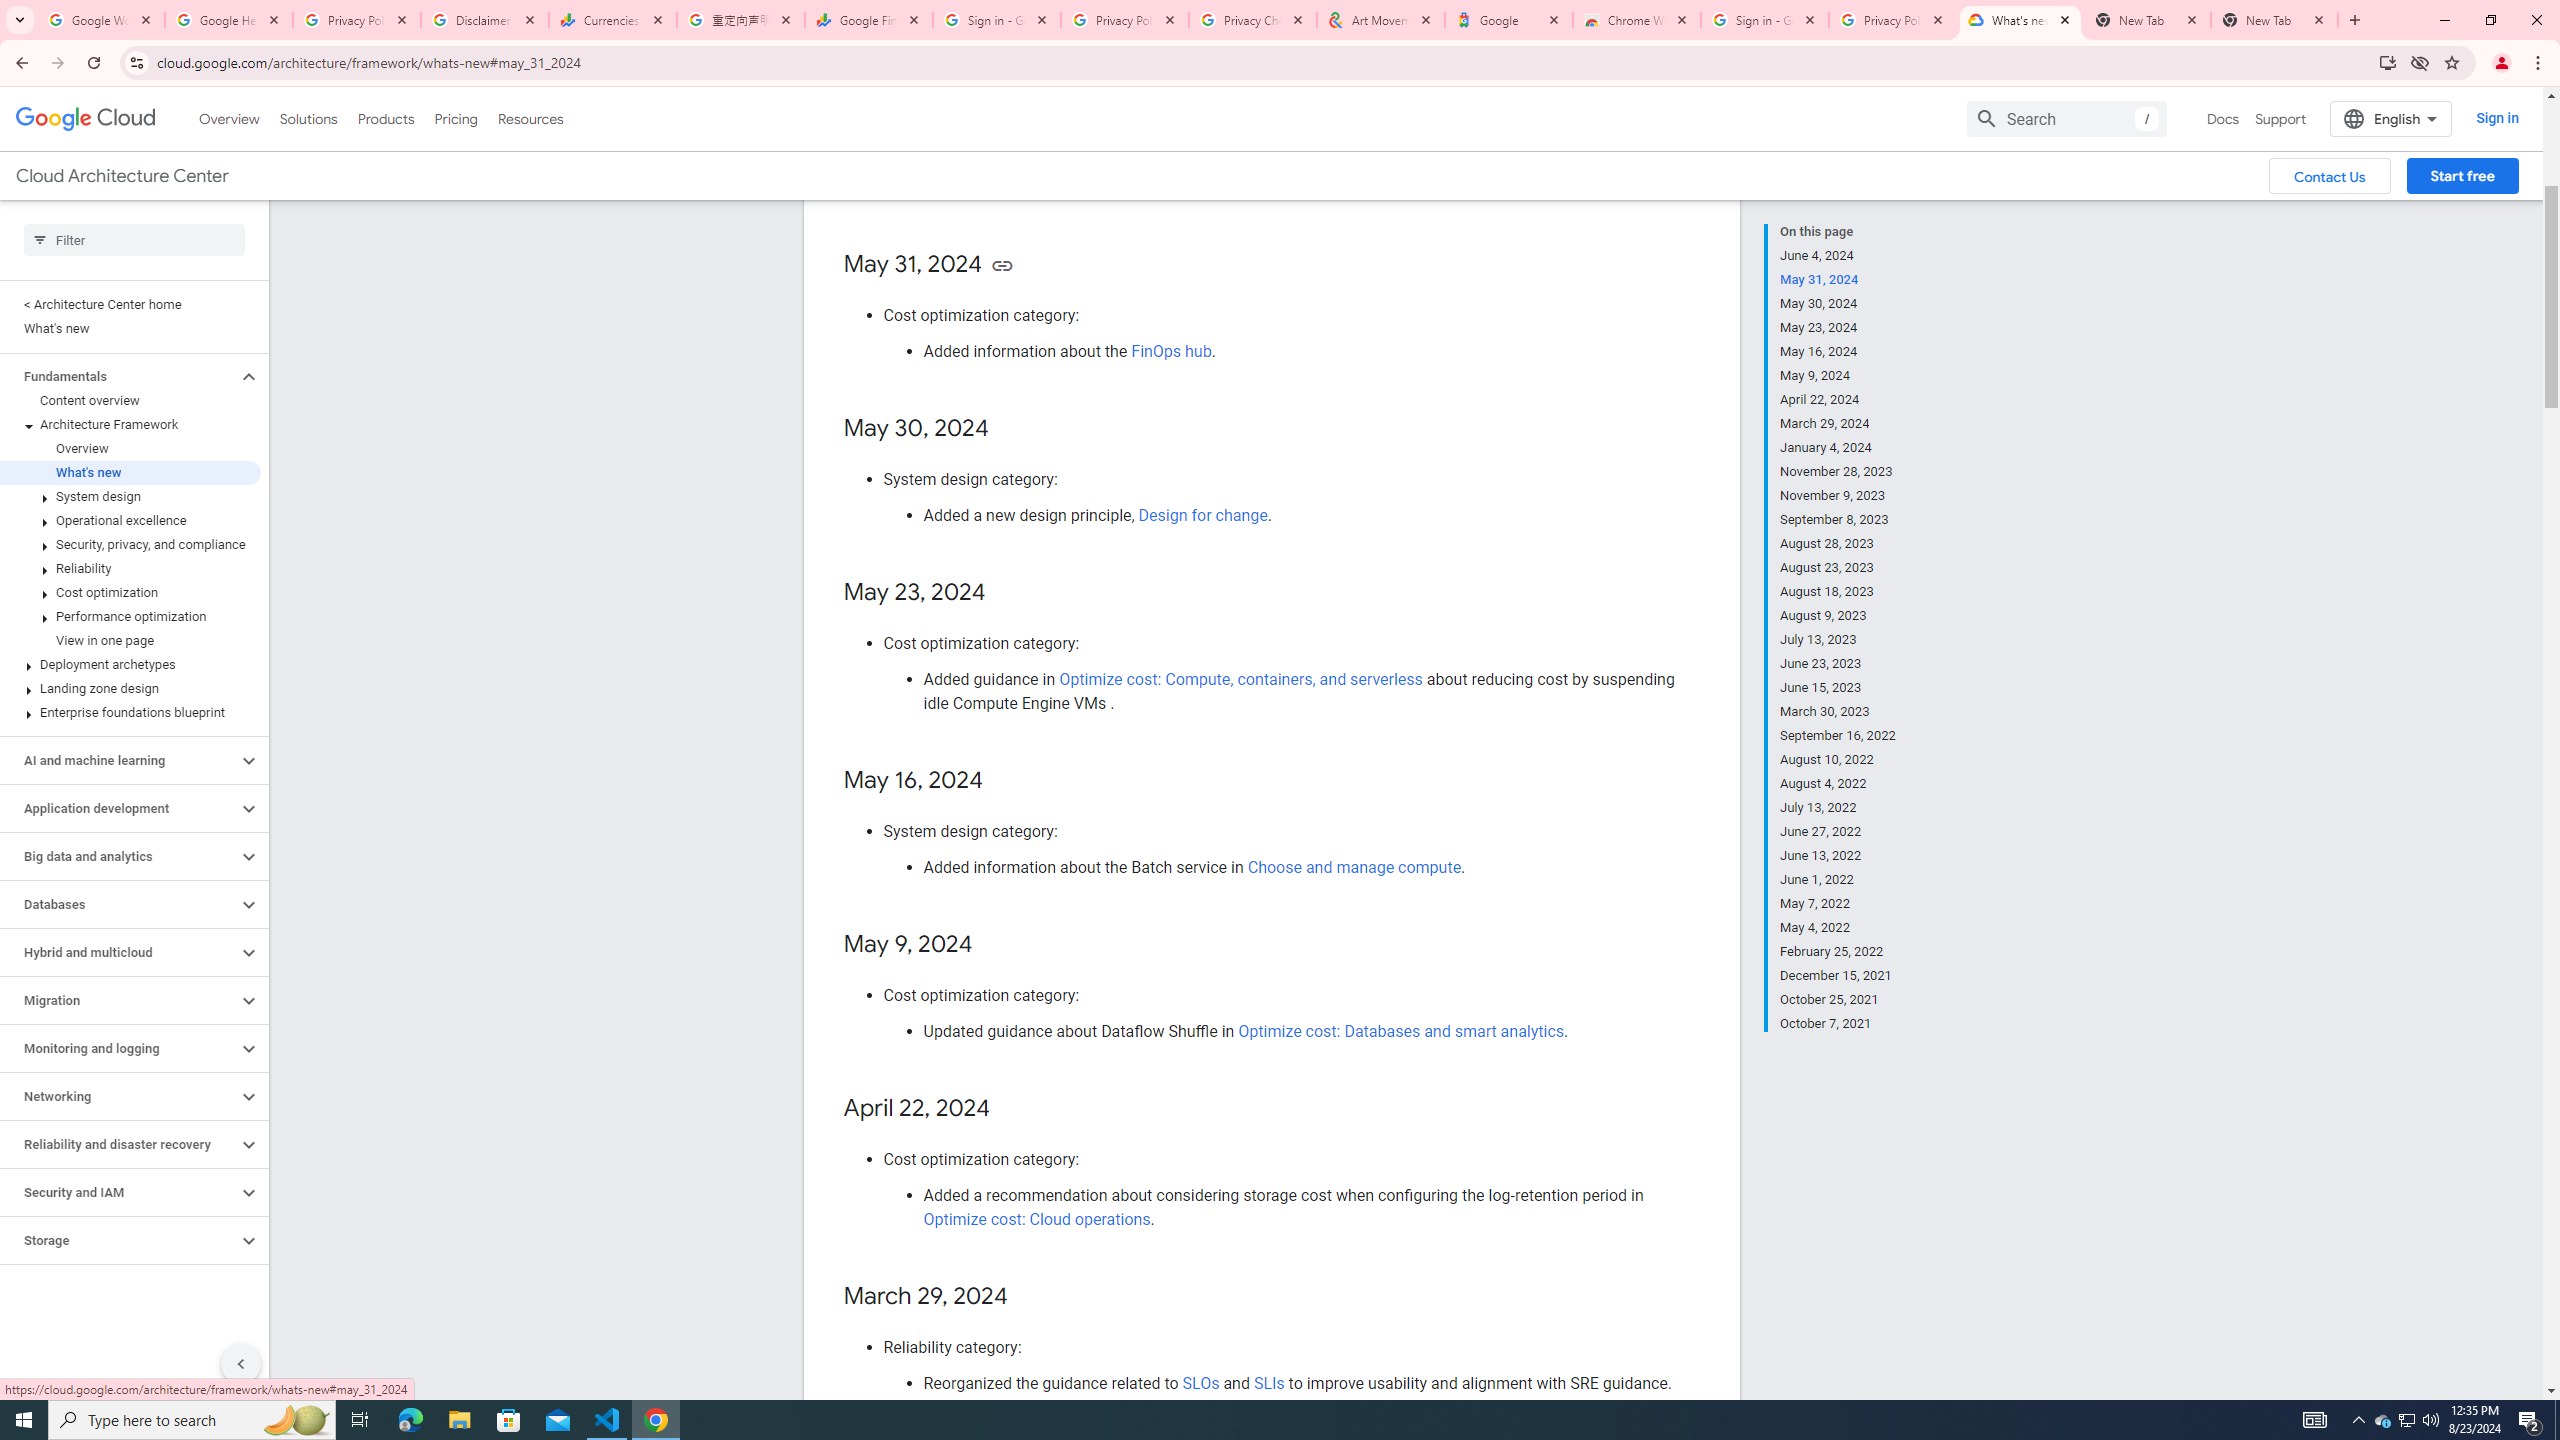  I want to click on 'English', so click(2390, 118).